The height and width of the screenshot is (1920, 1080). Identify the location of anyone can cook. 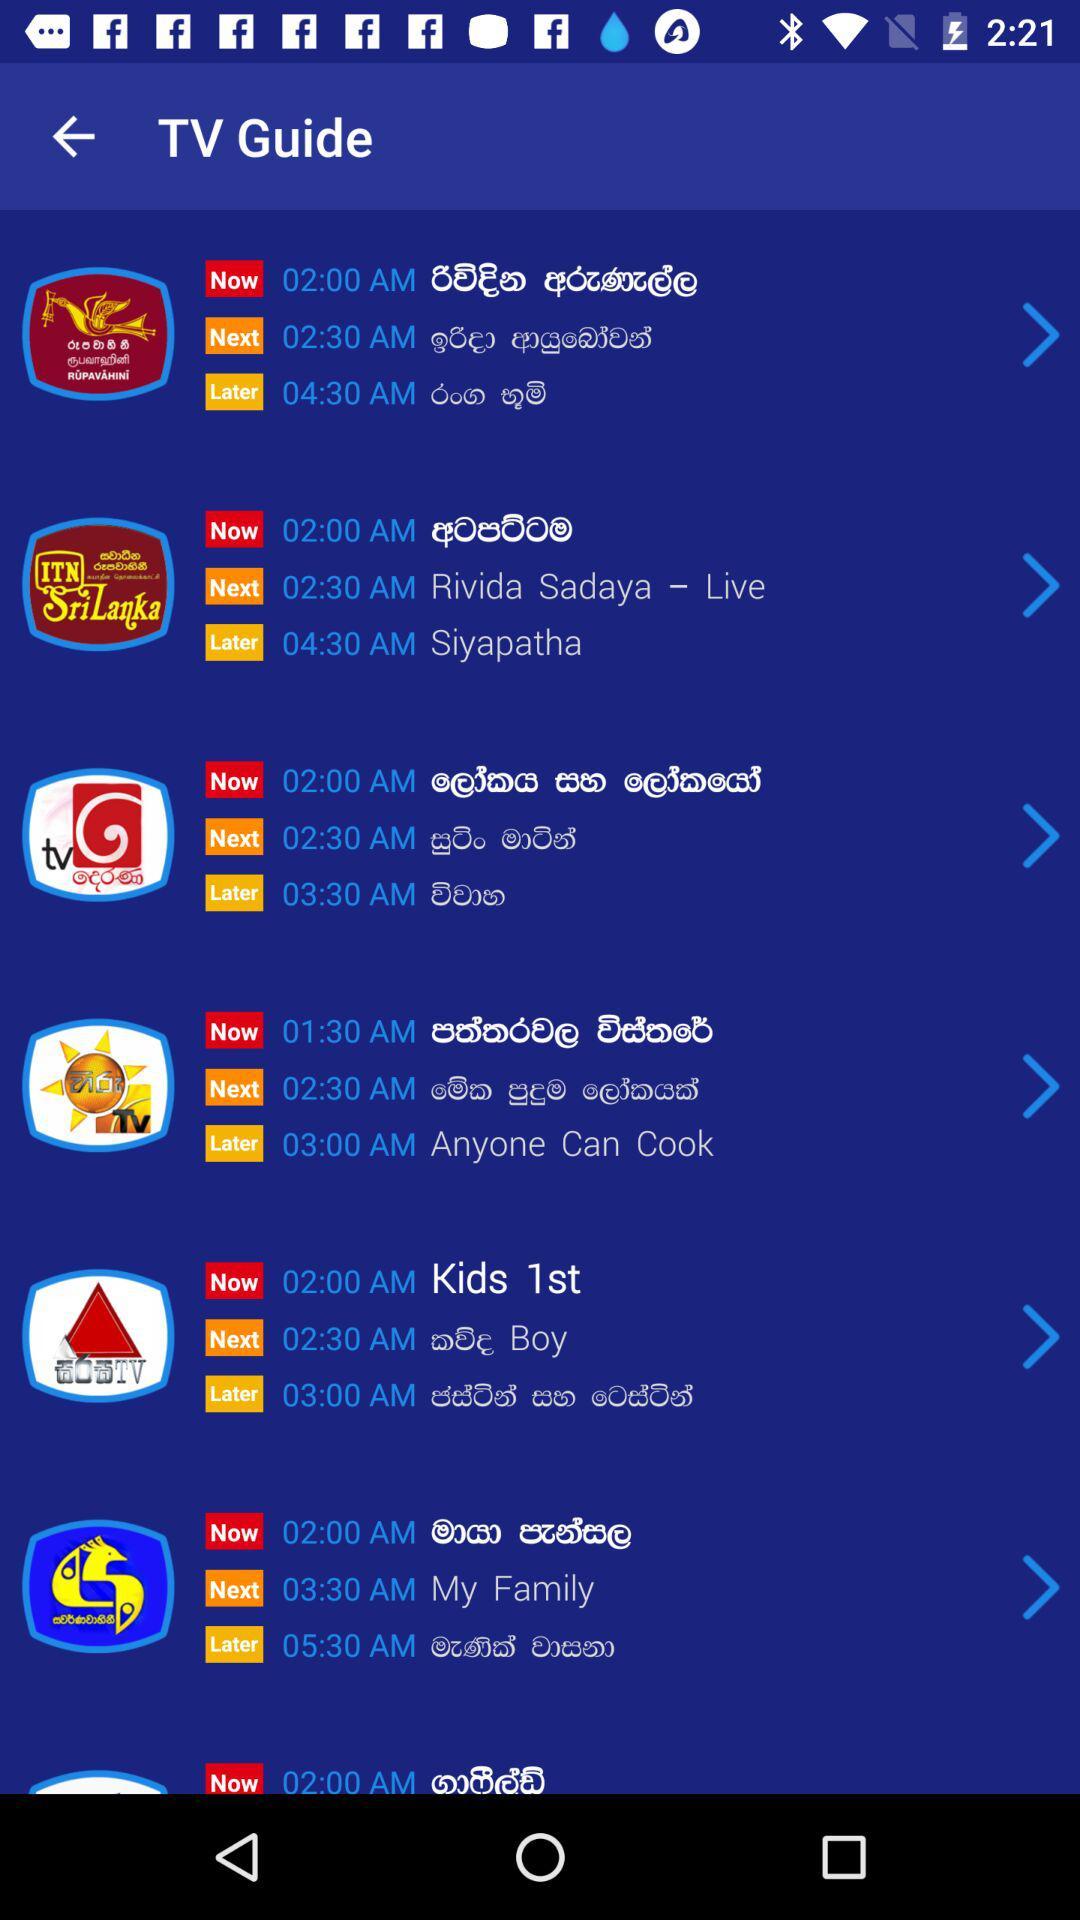
(714, 1146).